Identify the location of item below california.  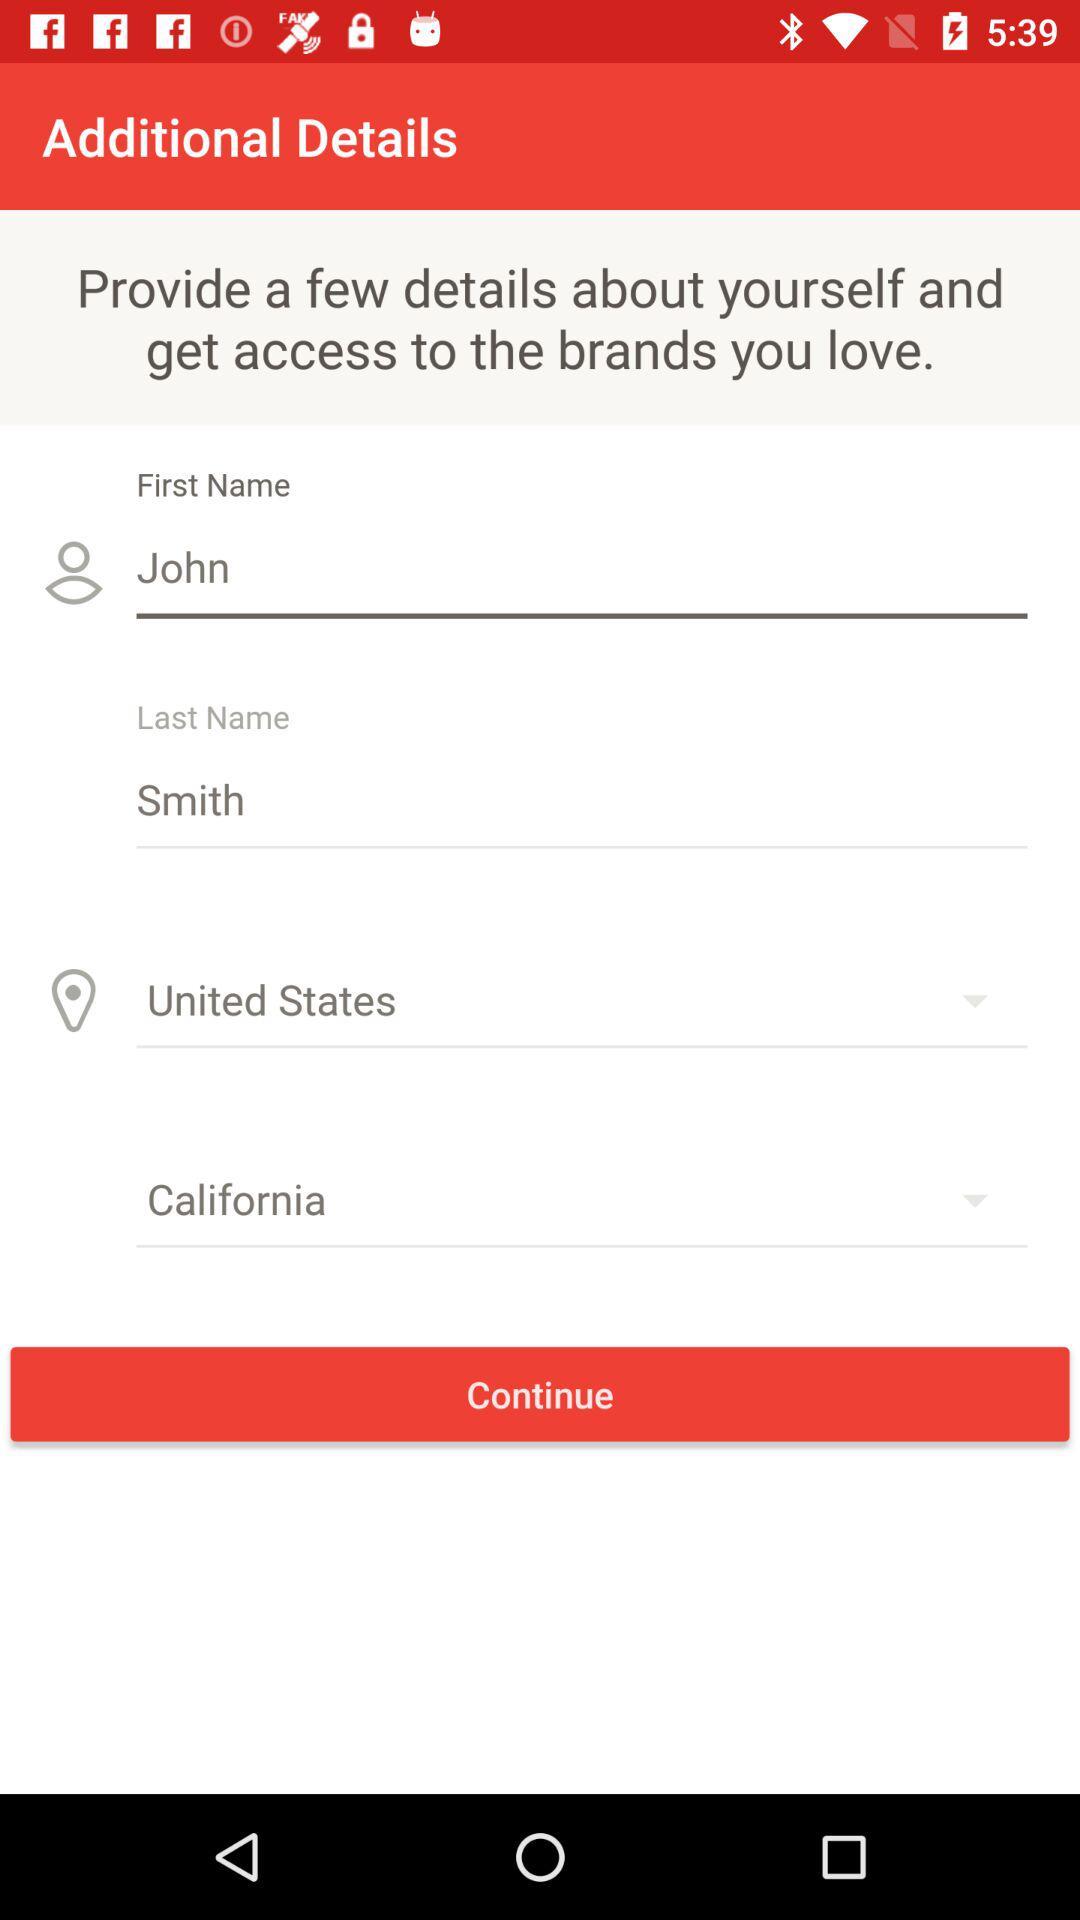
(540, 1393).